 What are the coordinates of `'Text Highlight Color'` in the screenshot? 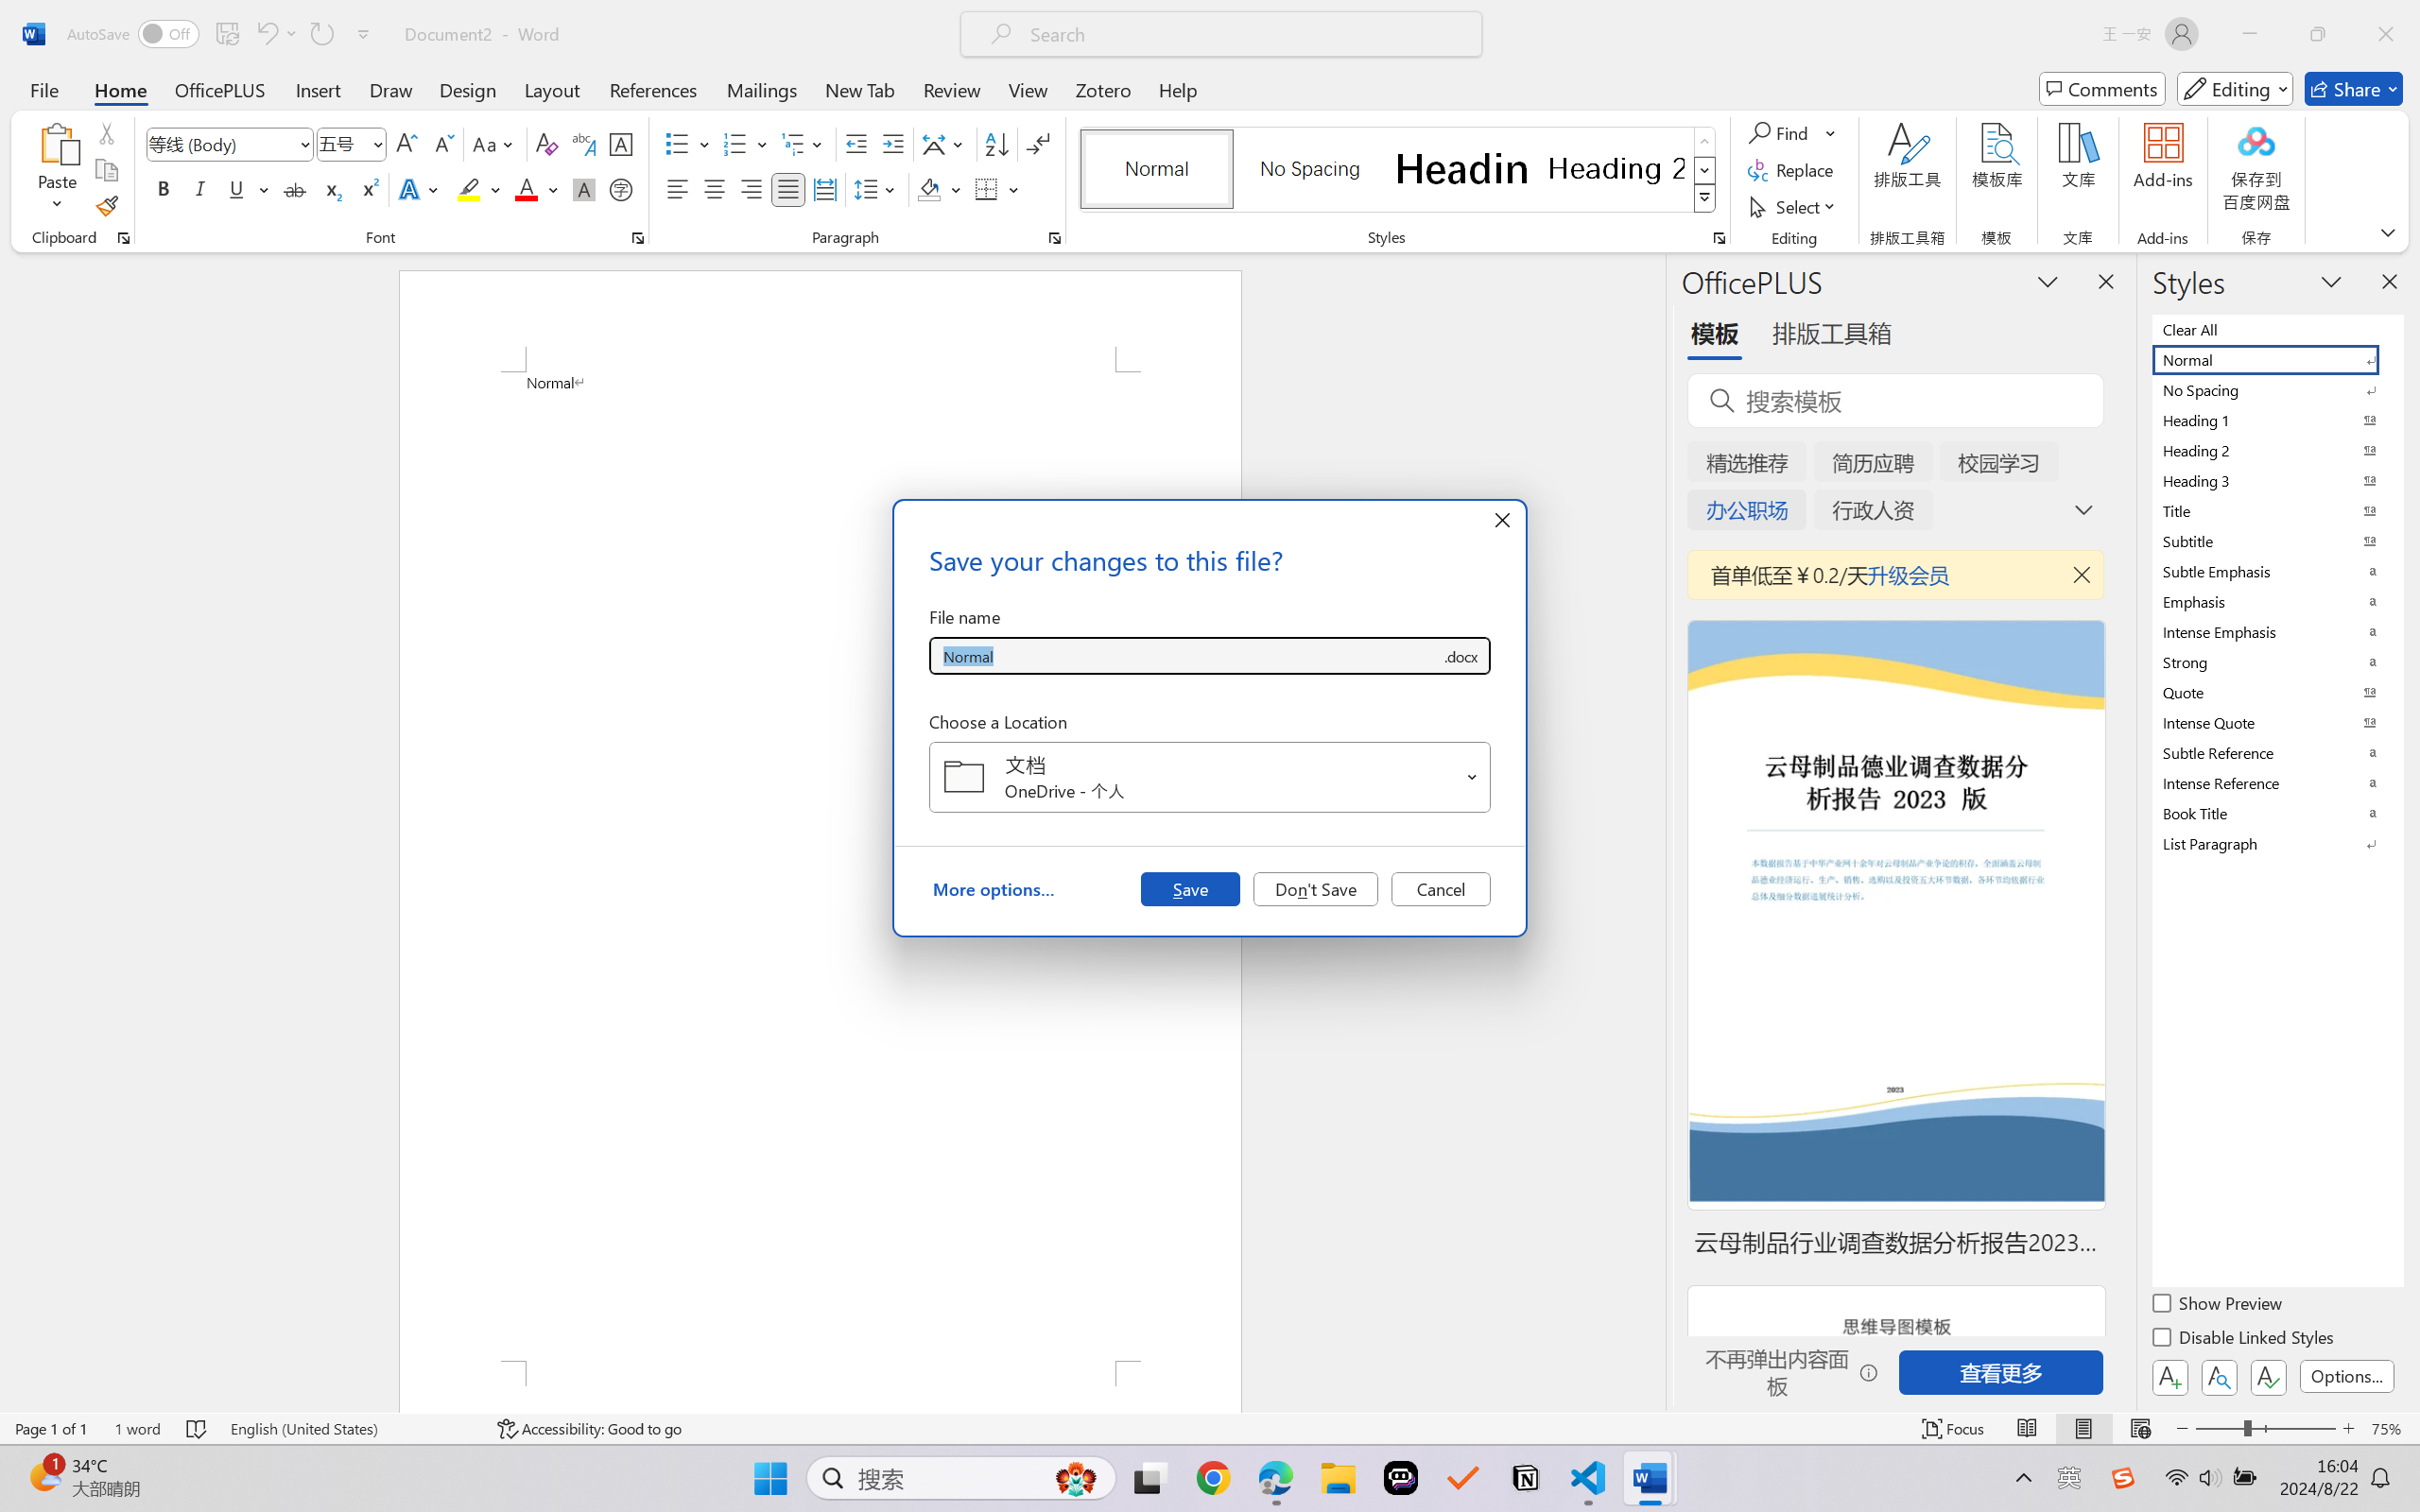 It's located at (477, 188).